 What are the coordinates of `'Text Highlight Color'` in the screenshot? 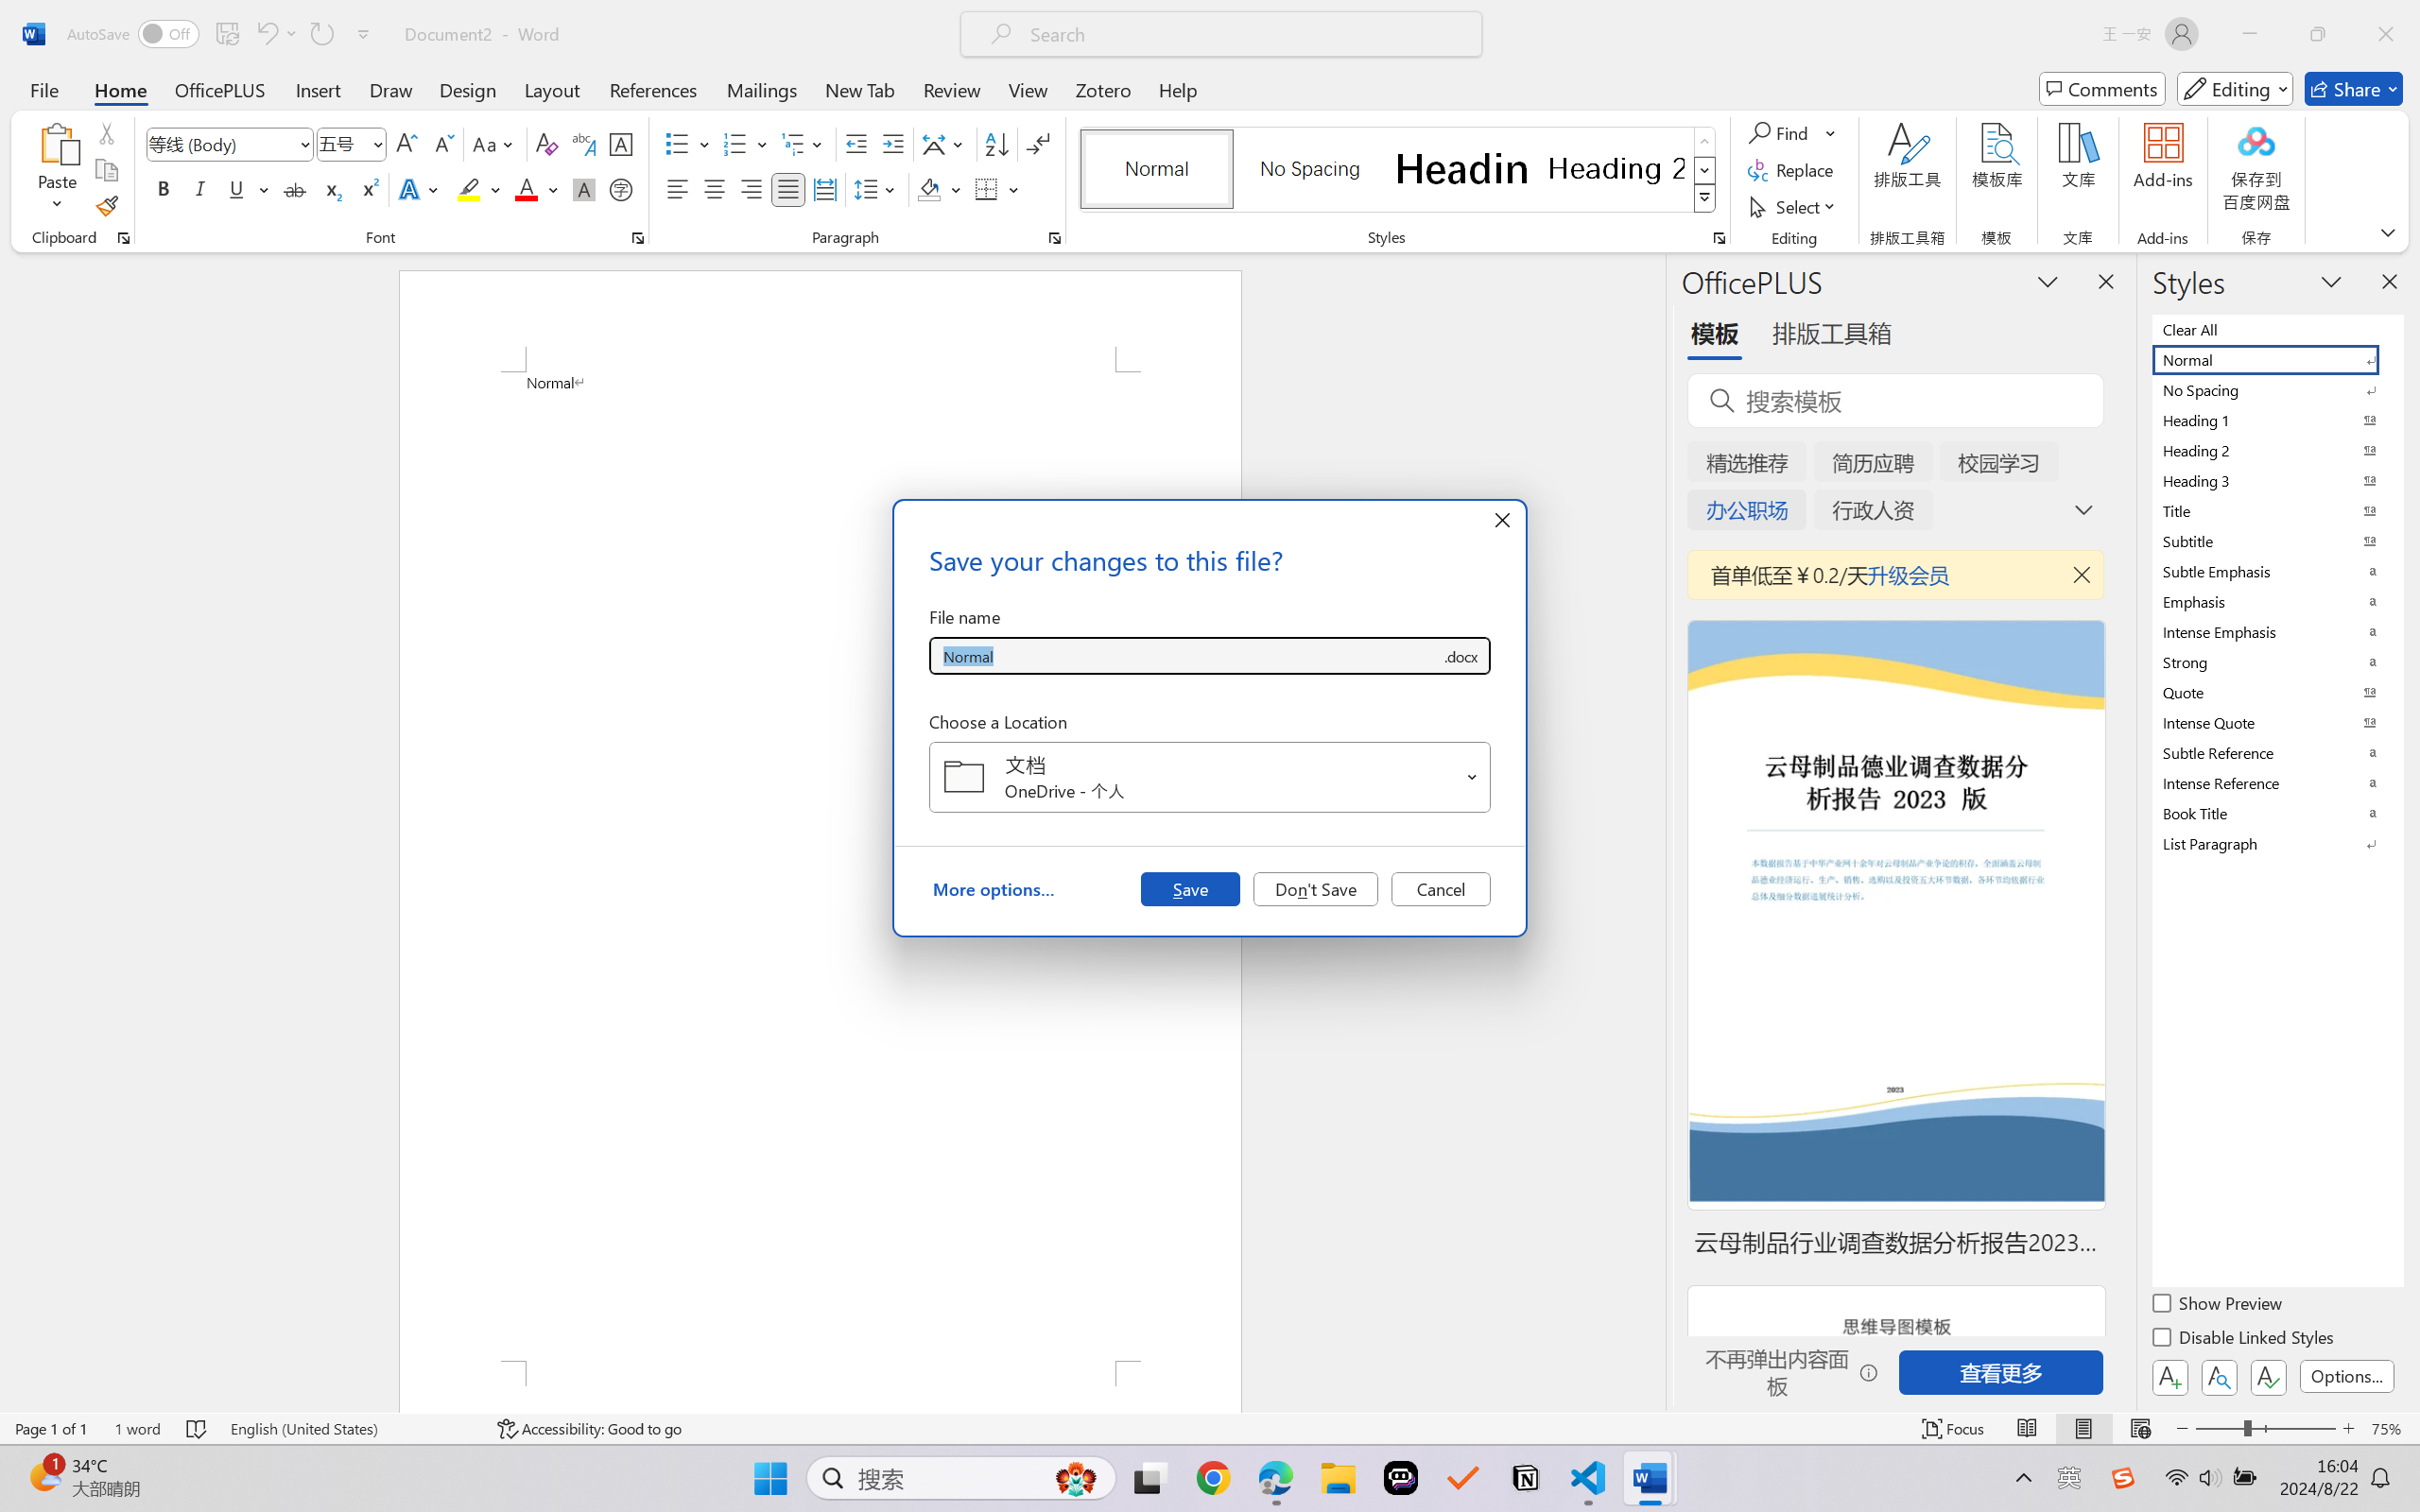 It's located at (477, 188).